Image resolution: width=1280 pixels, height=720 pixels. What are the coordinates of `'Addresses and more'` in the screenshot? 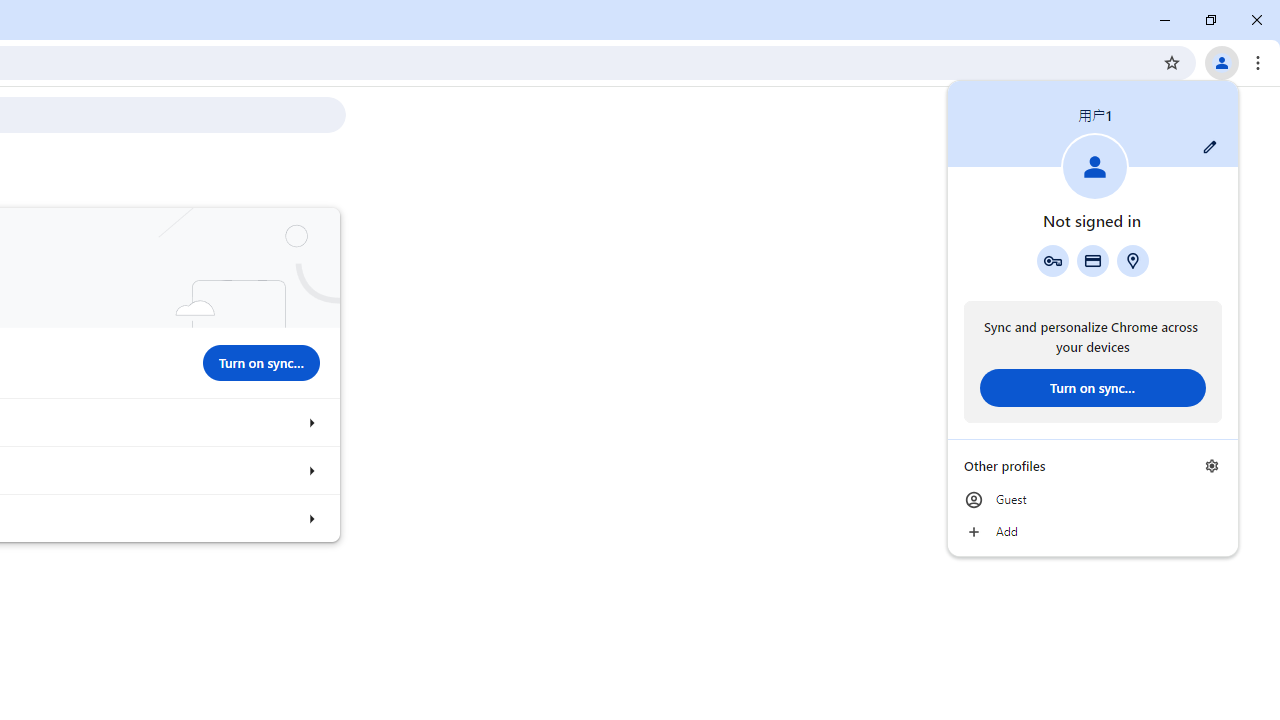 It's located at (1133, 260).